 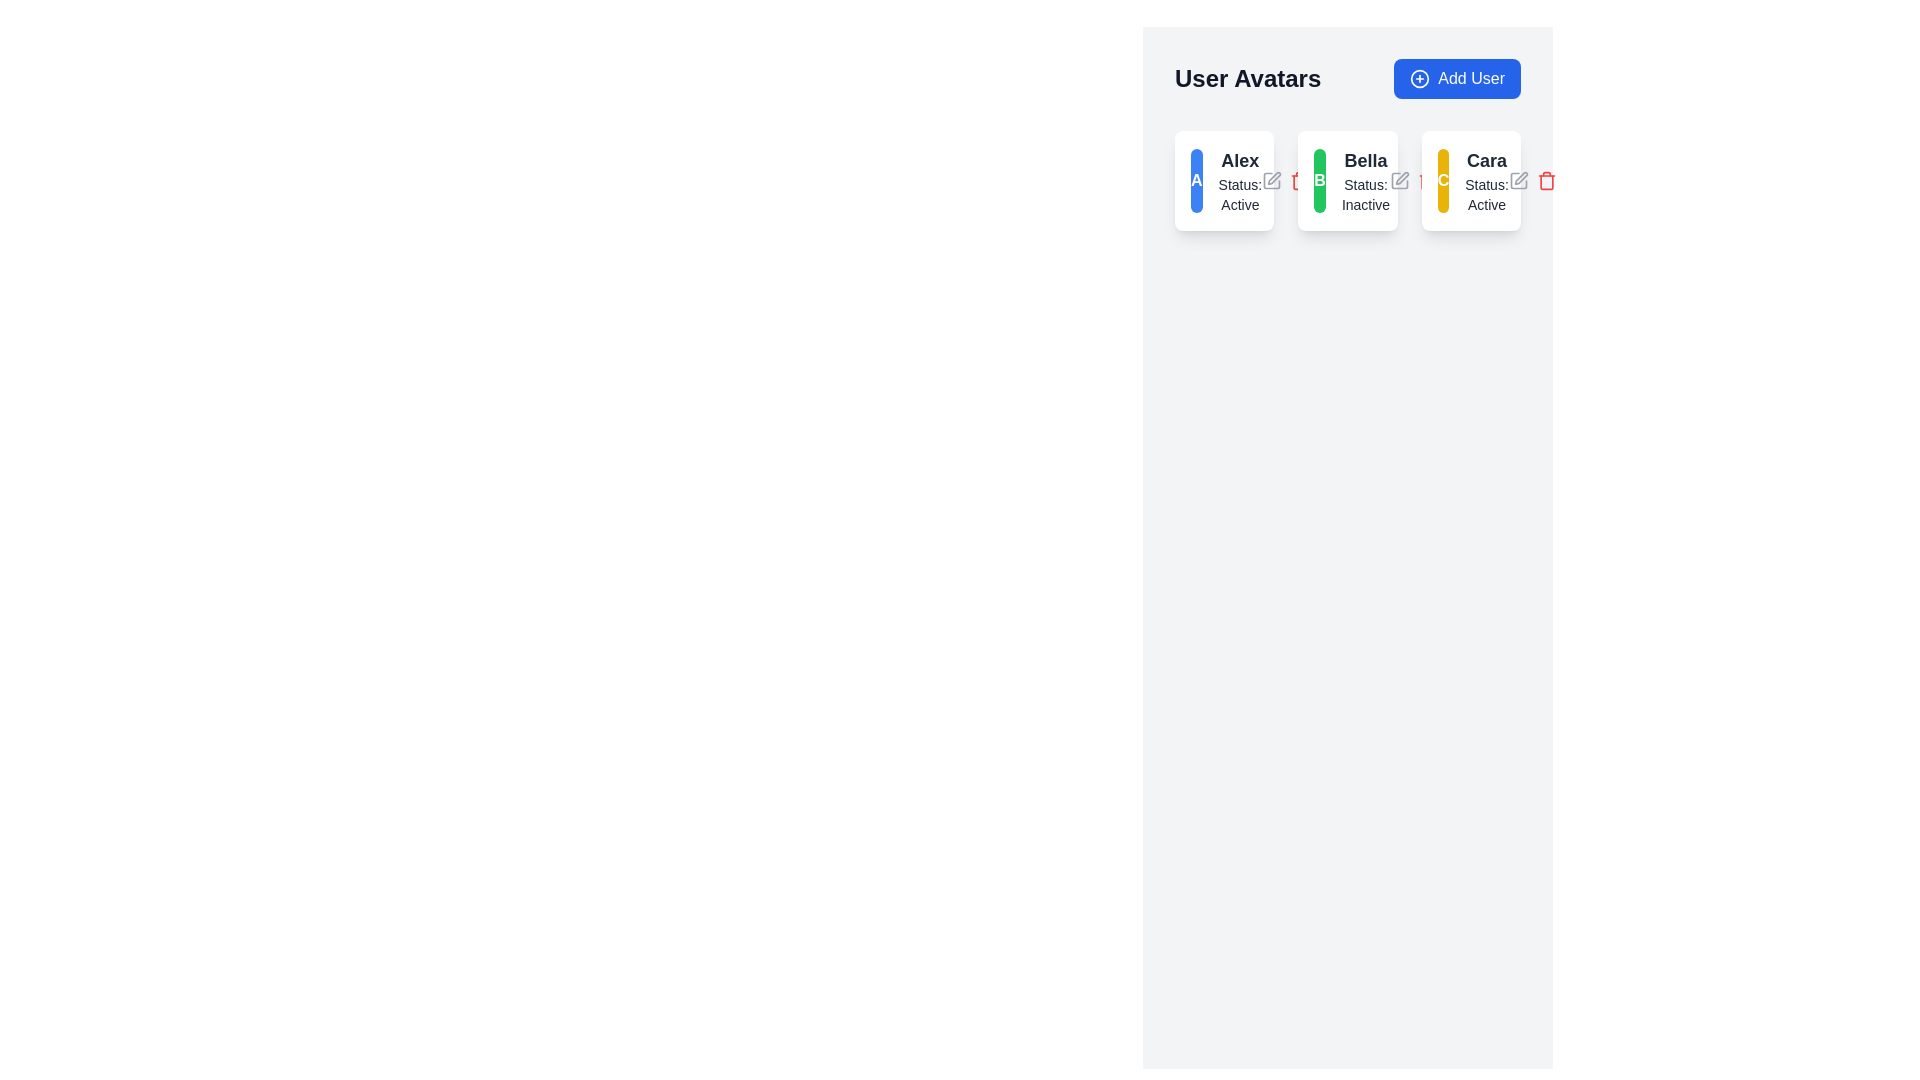 I want to click on the 'Add User' button with a blue background and white text, located on the right side of the header section, to initiate the action of adding a new user, so click(x=1457, y=77).